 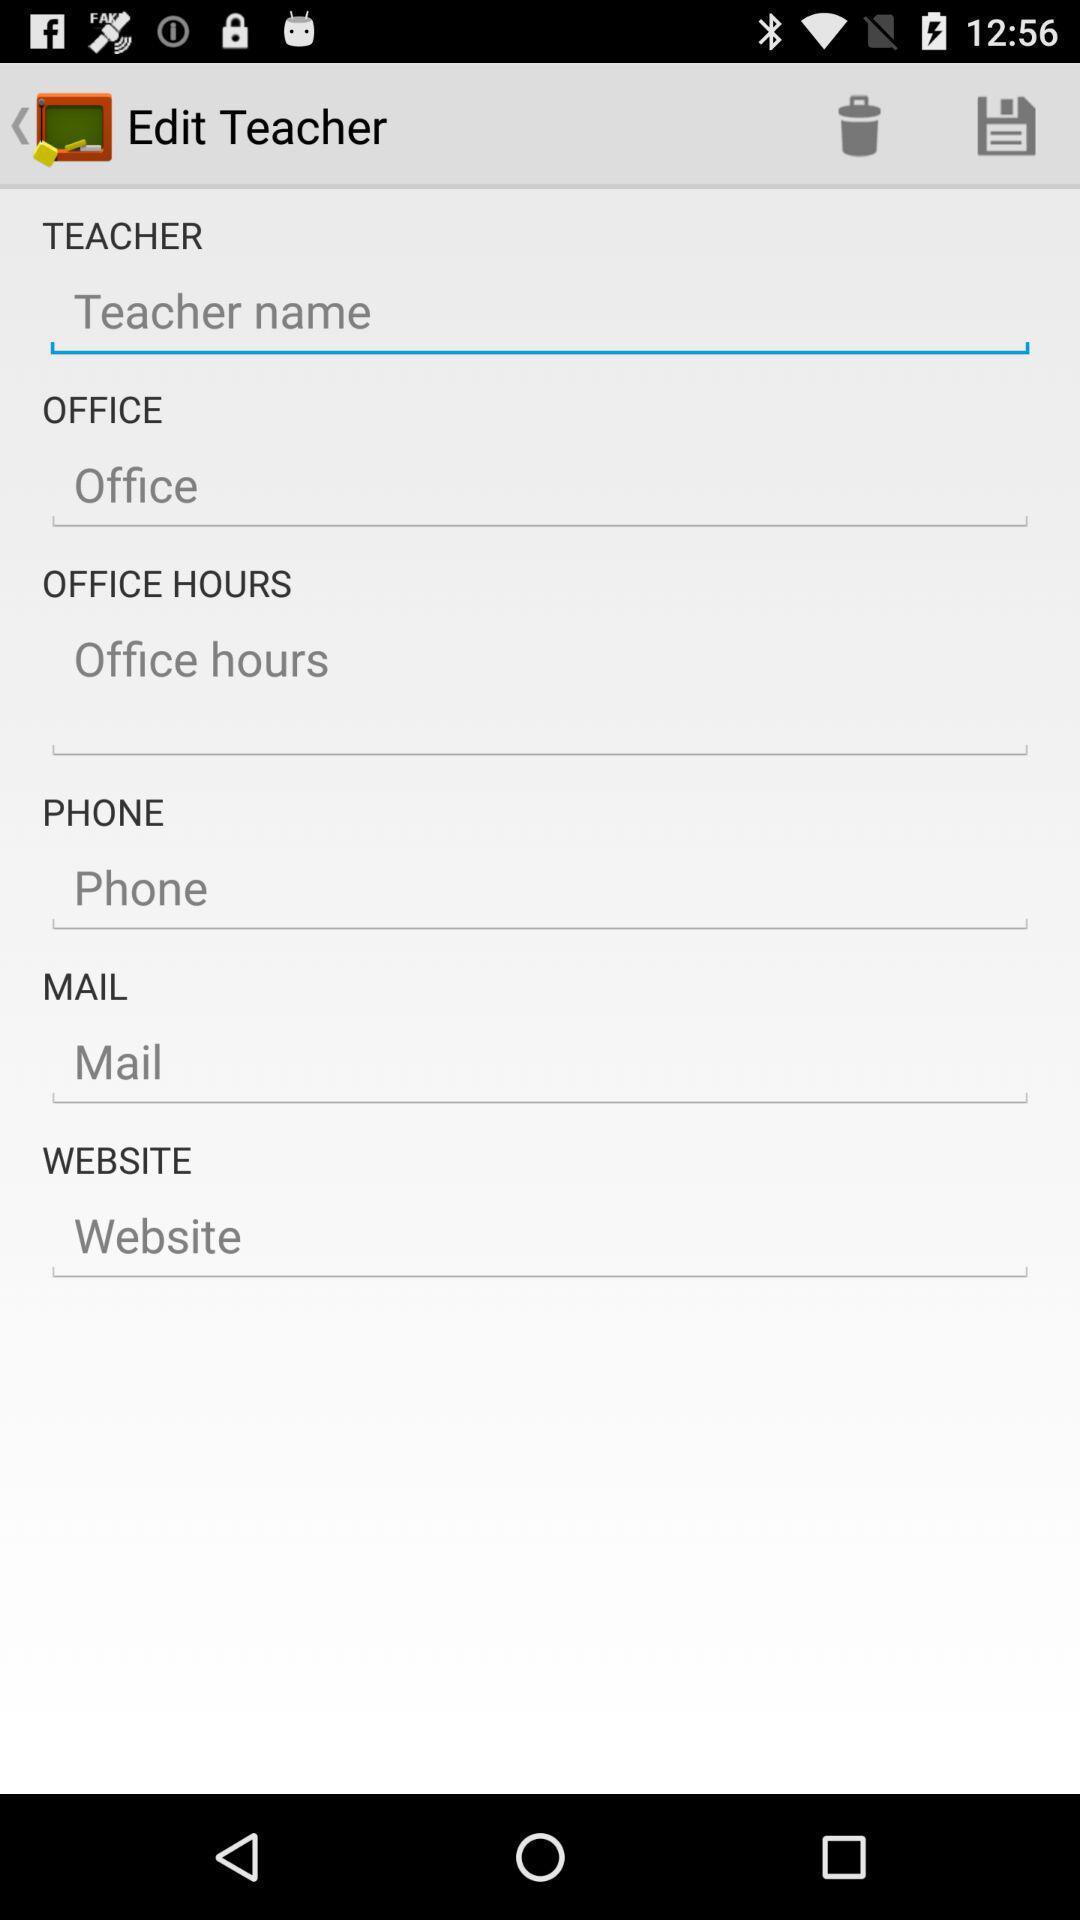 What do you see at coordinates (540, 887) in the screenshot?
I see `edit teacher phone number` at bounding box center [540, 887].